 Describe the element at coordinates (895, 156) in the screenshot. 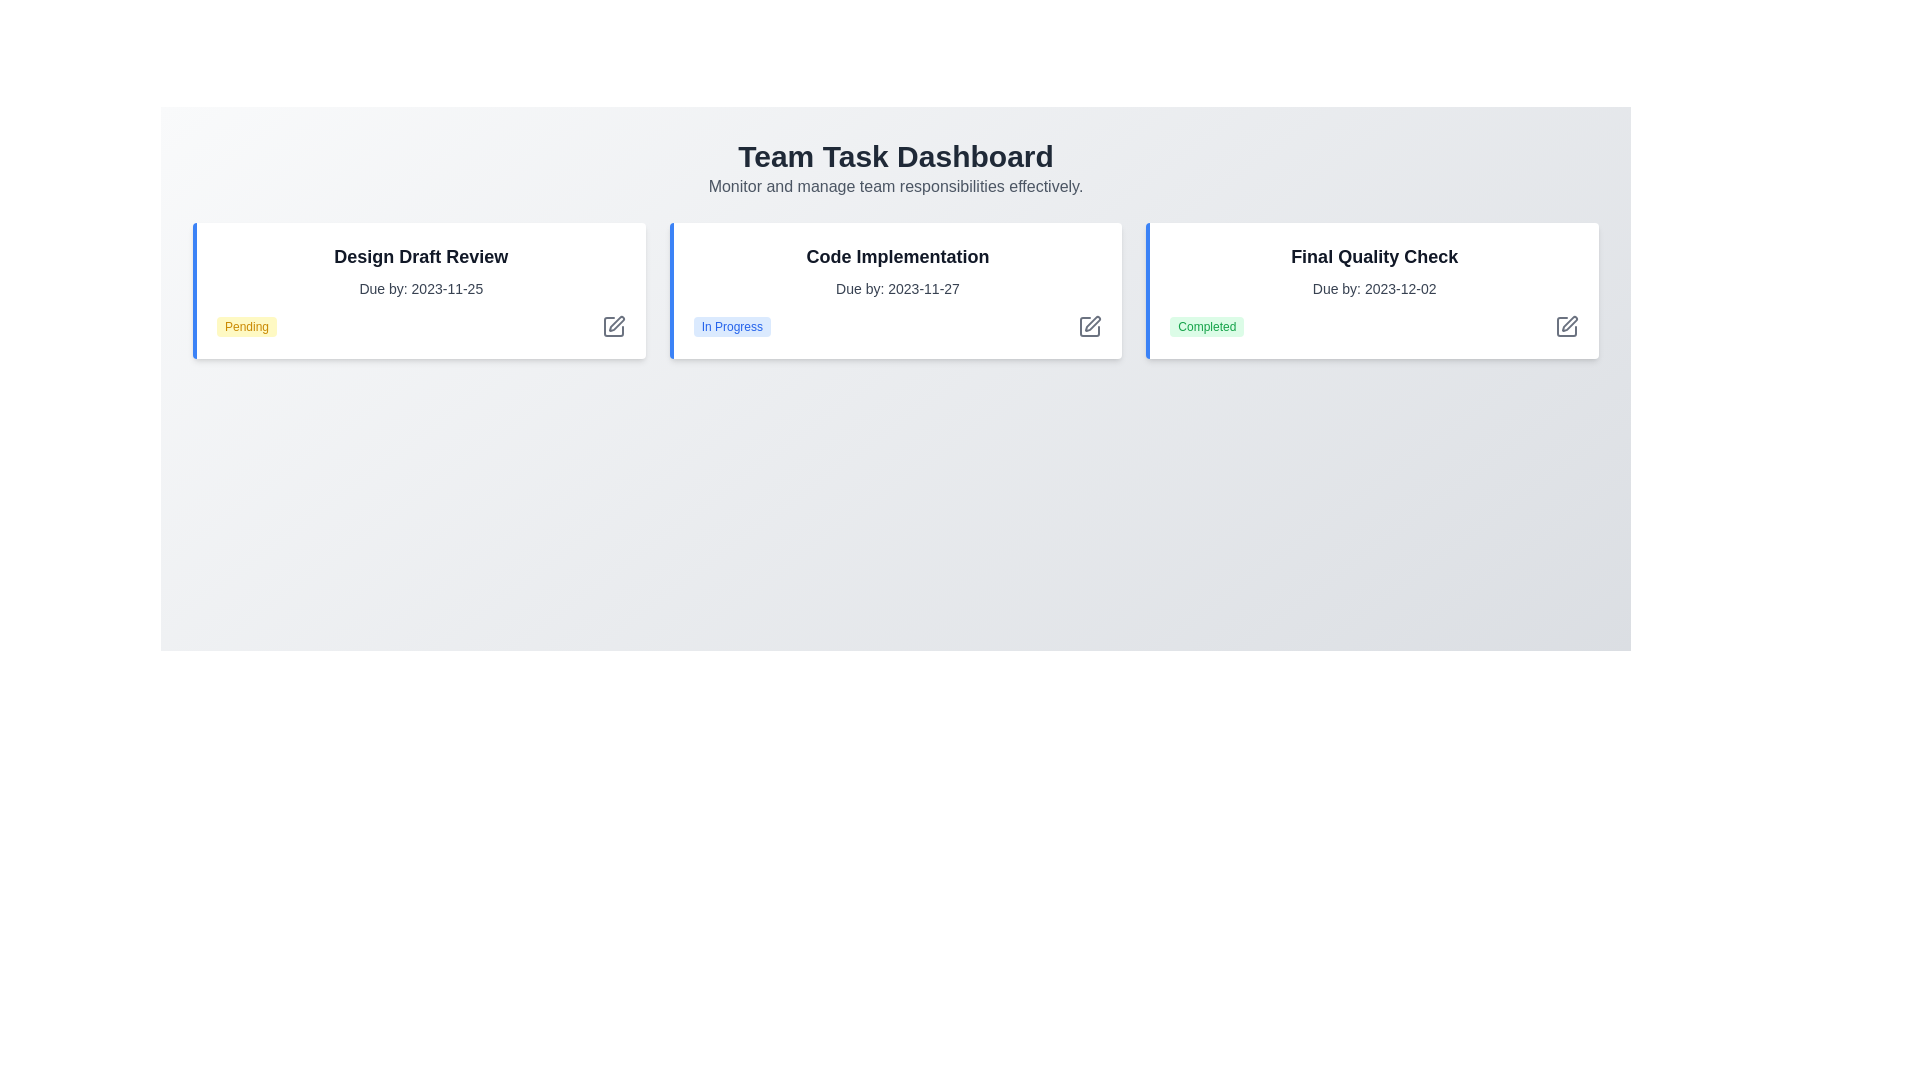

I see `the prominent heading text 'Team Task Dashboard', which is styled in a bold font and colored in dark gray, located near the top of the interface` at that location.